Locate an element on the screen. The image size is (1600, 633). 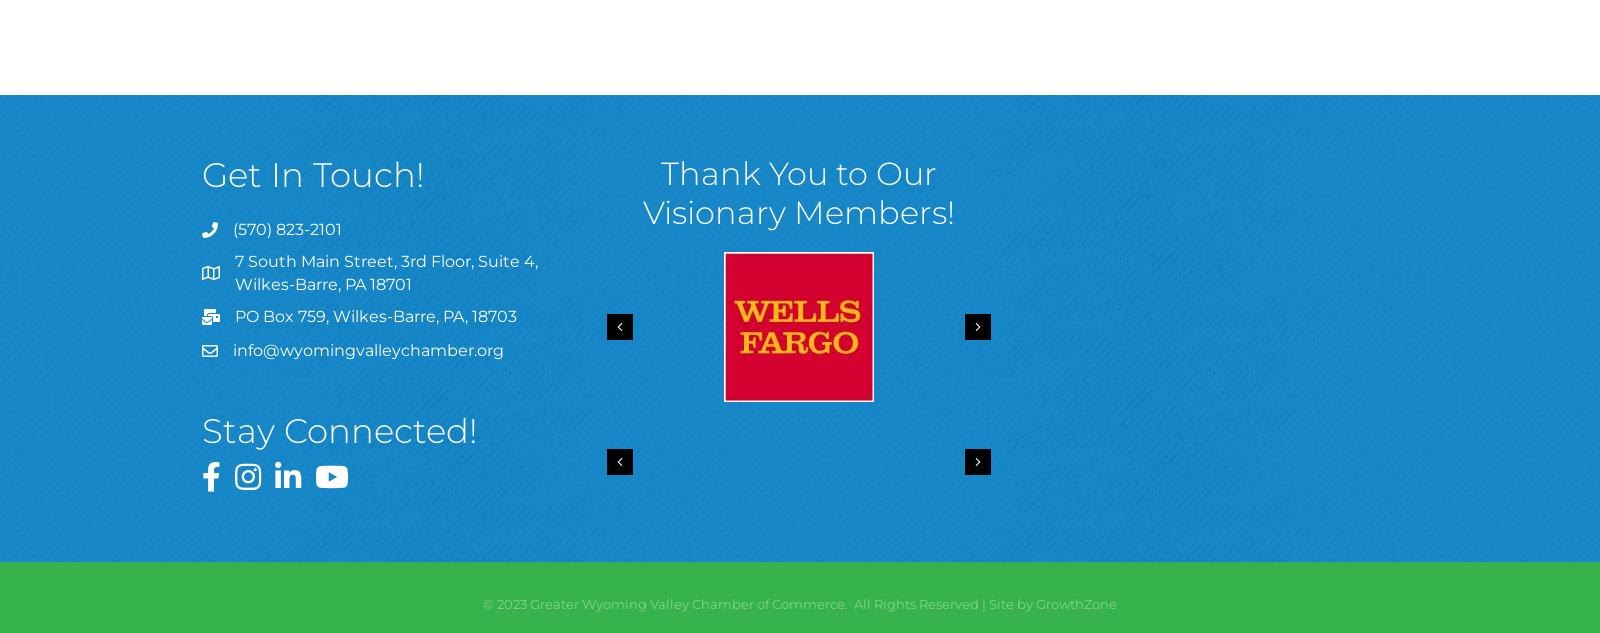
'PO Box 759, Wilkes-Barre, PA, 18703' is located at coordinates (376, 316).